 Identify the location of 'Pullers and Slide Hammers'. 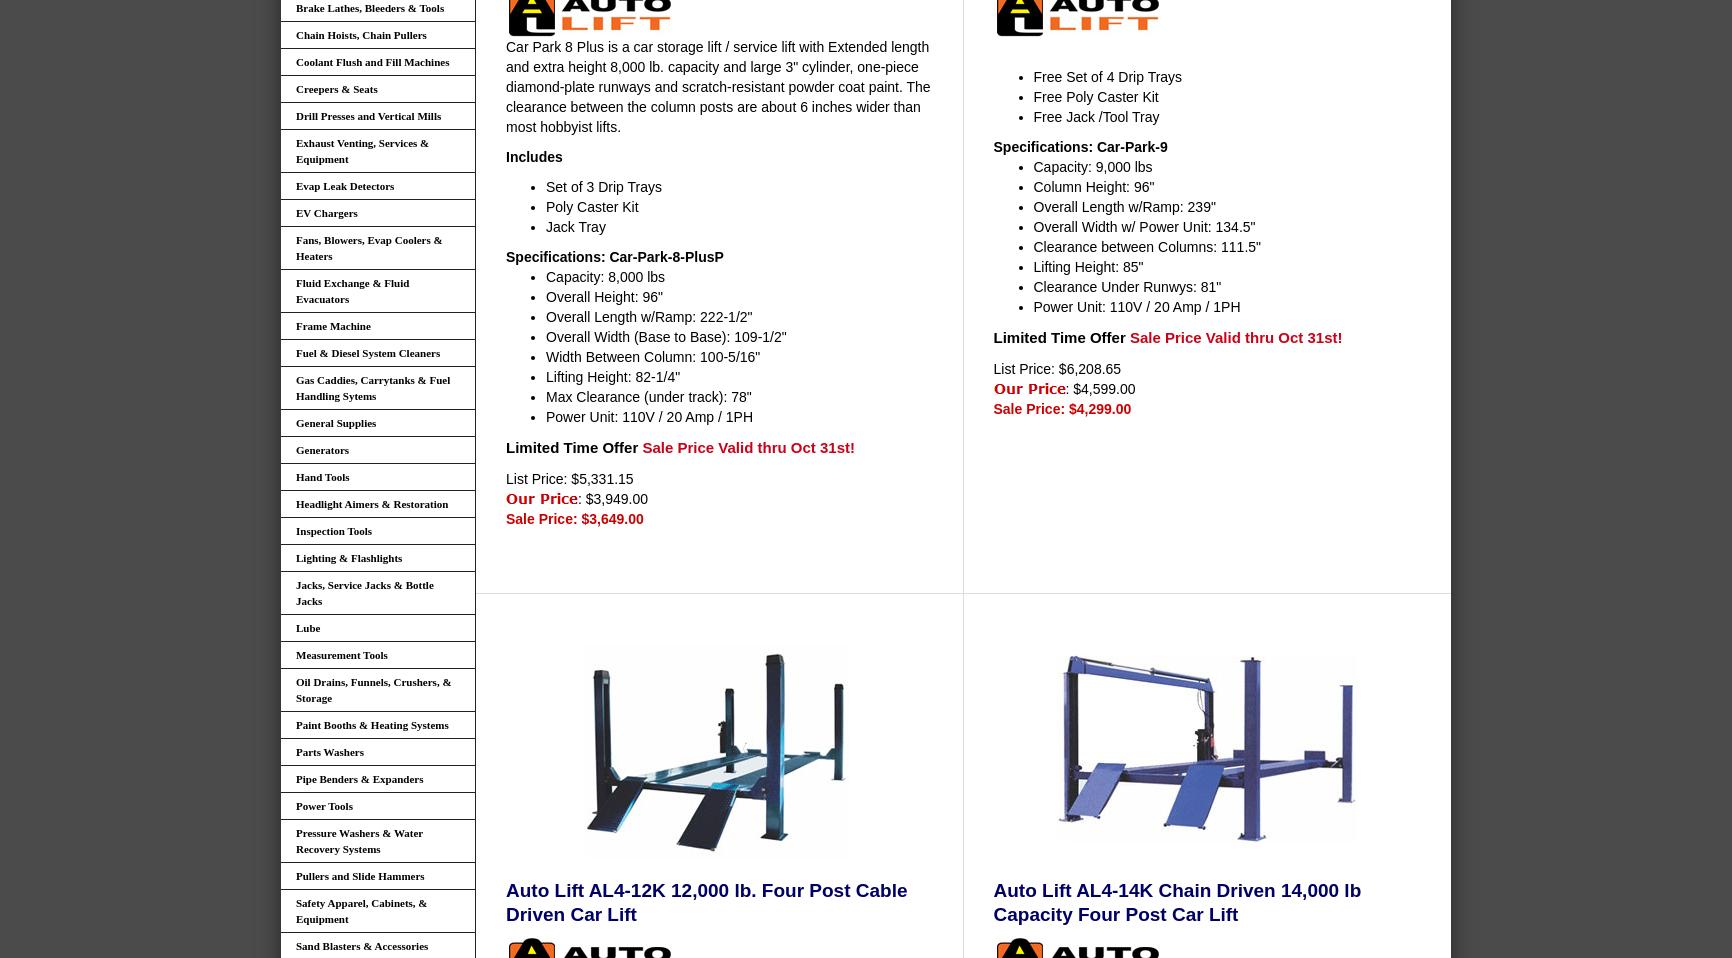
(359, 874).